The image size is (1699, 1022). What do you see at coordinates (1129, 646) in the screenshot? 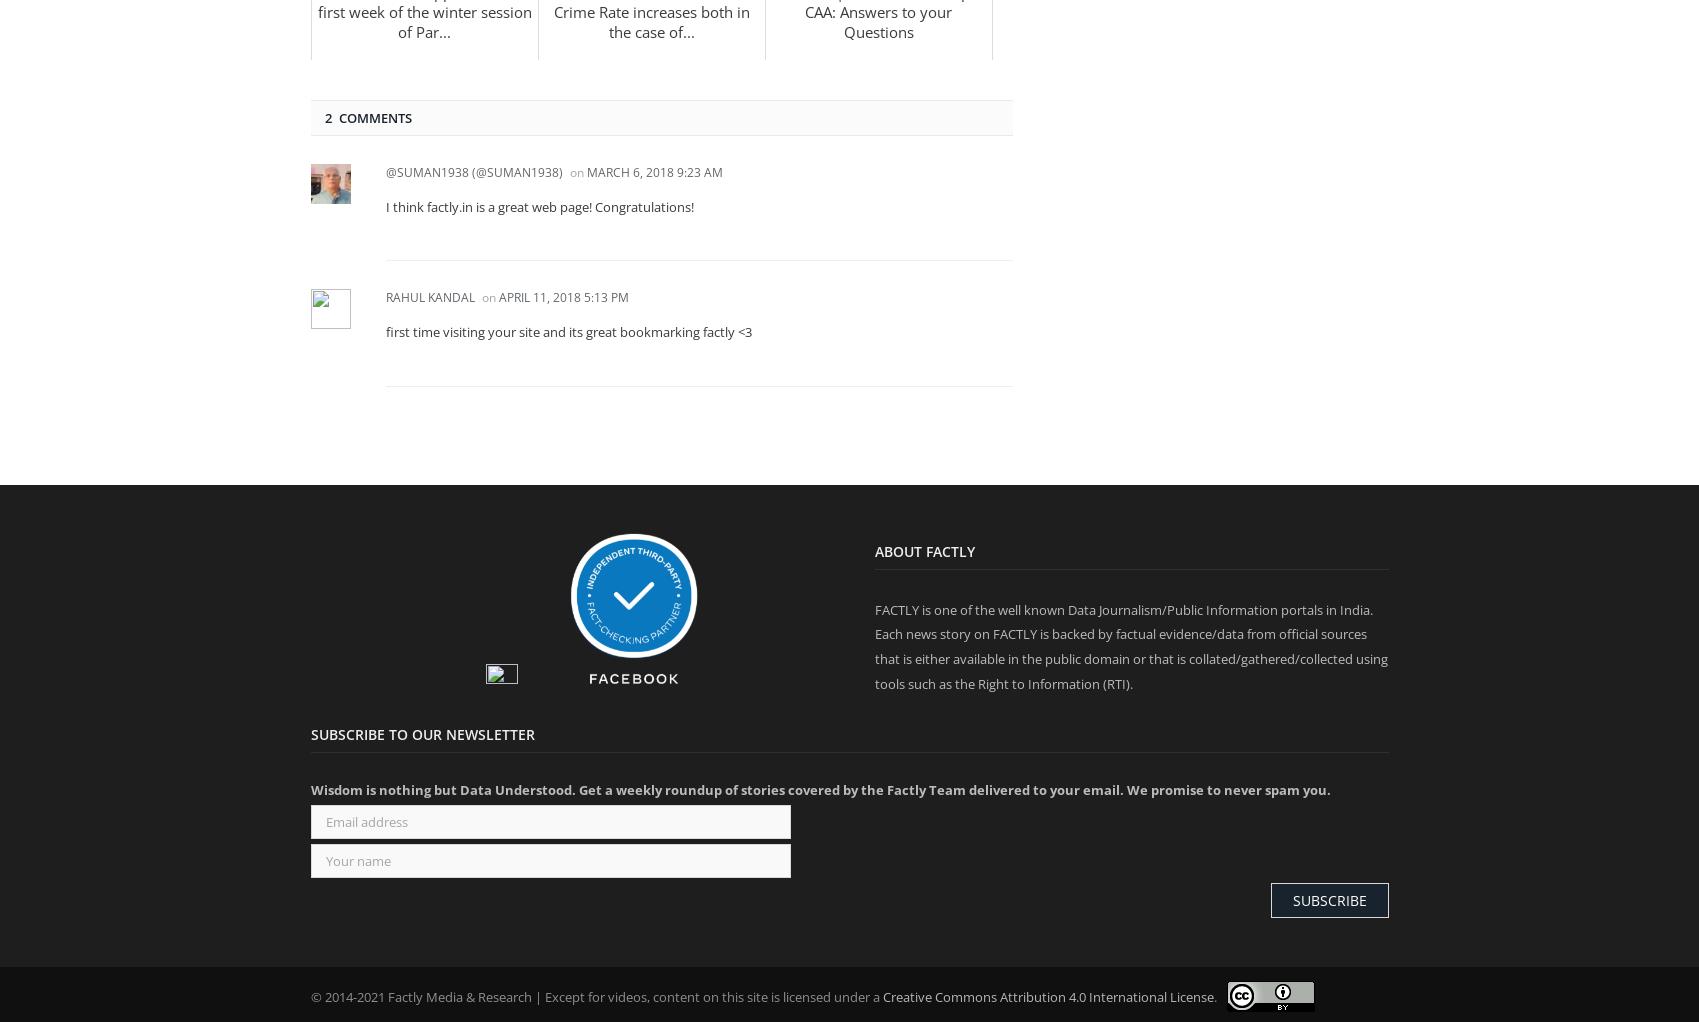
I see `'FACTLY is one of the well known Data Journalism/Public Information portals in India. Each news story on FACTLY is backed by factual evidence/data from official sources that is either available in the public domain or that is collated/gathered/collected using tools such as the Right to Information (RTI).'` at bounding box center [1129, 646].